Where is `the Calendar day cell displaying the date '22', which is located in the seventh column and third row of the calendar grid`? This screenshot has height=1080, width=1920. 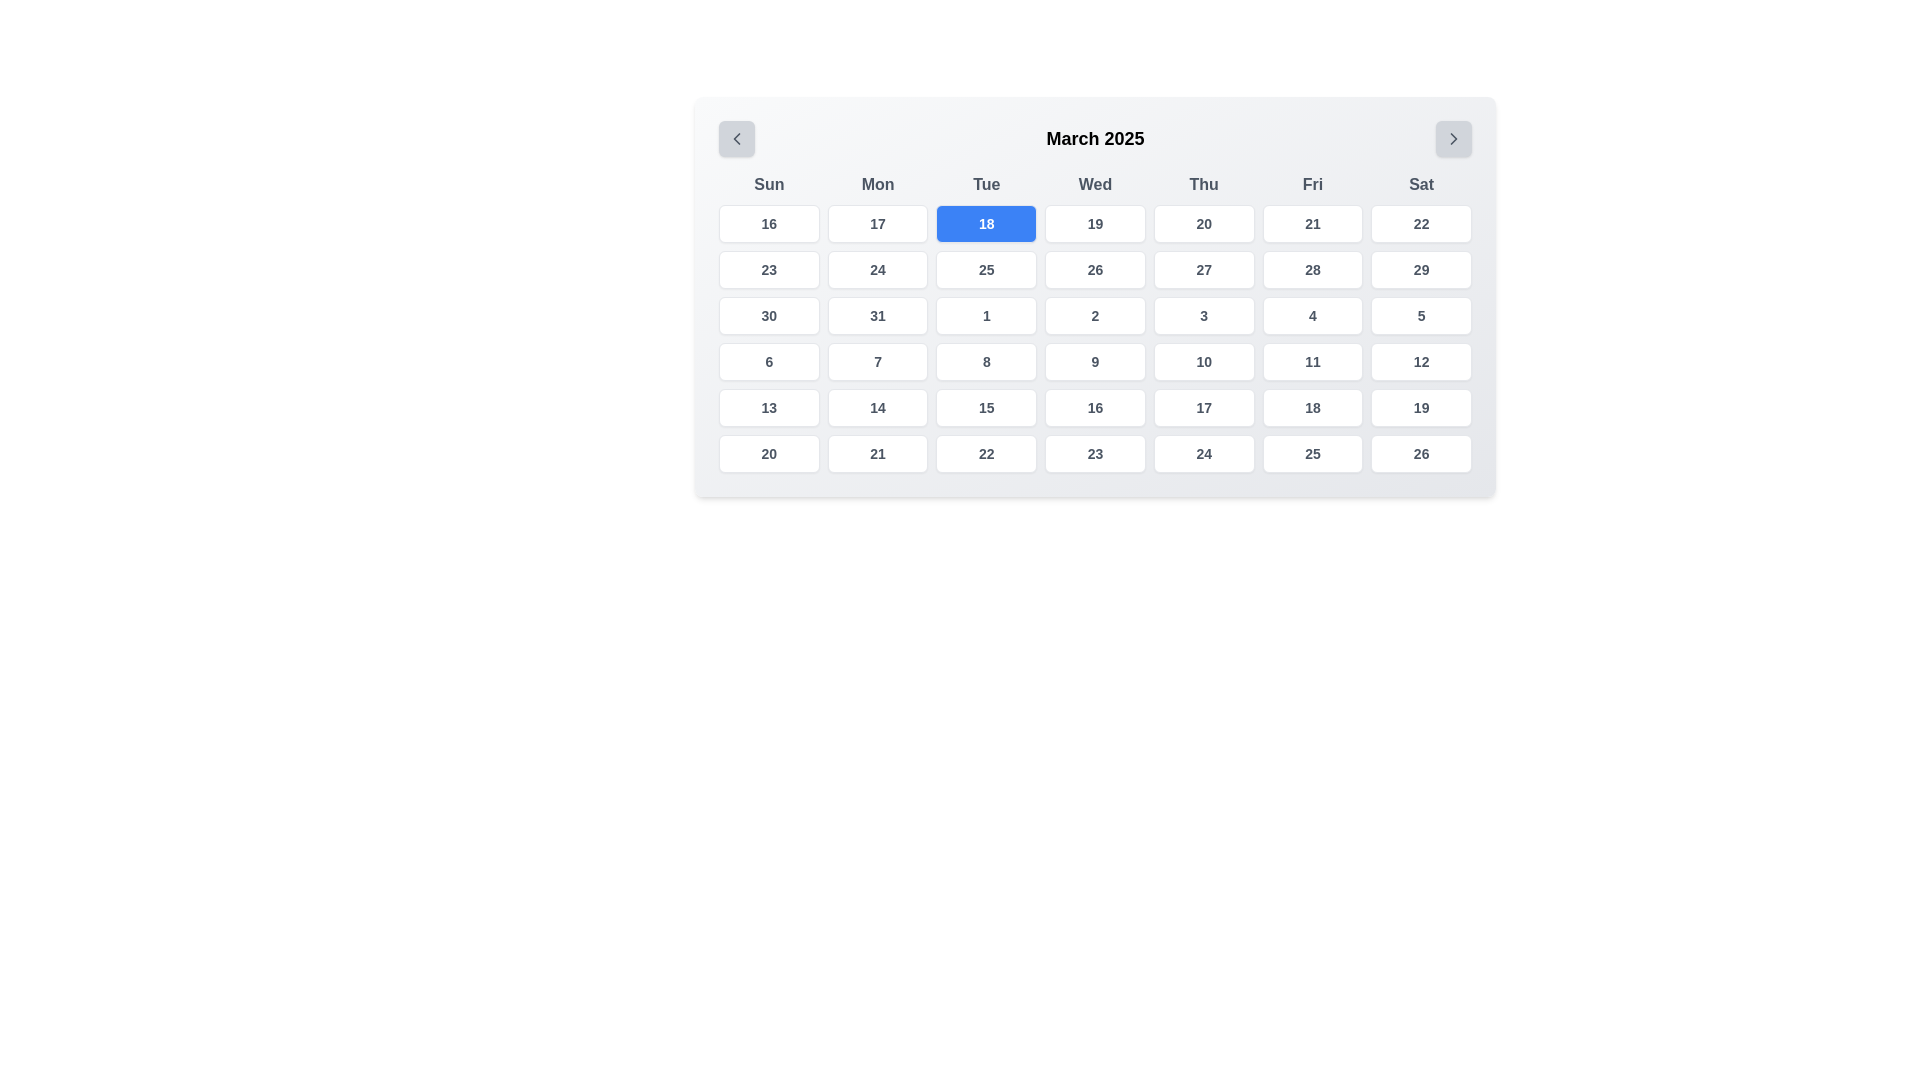
the Calendar day cell displaying the date '22', which is located in the seventh column and third row of the calendar grid is located at coordinates (1420, 223).